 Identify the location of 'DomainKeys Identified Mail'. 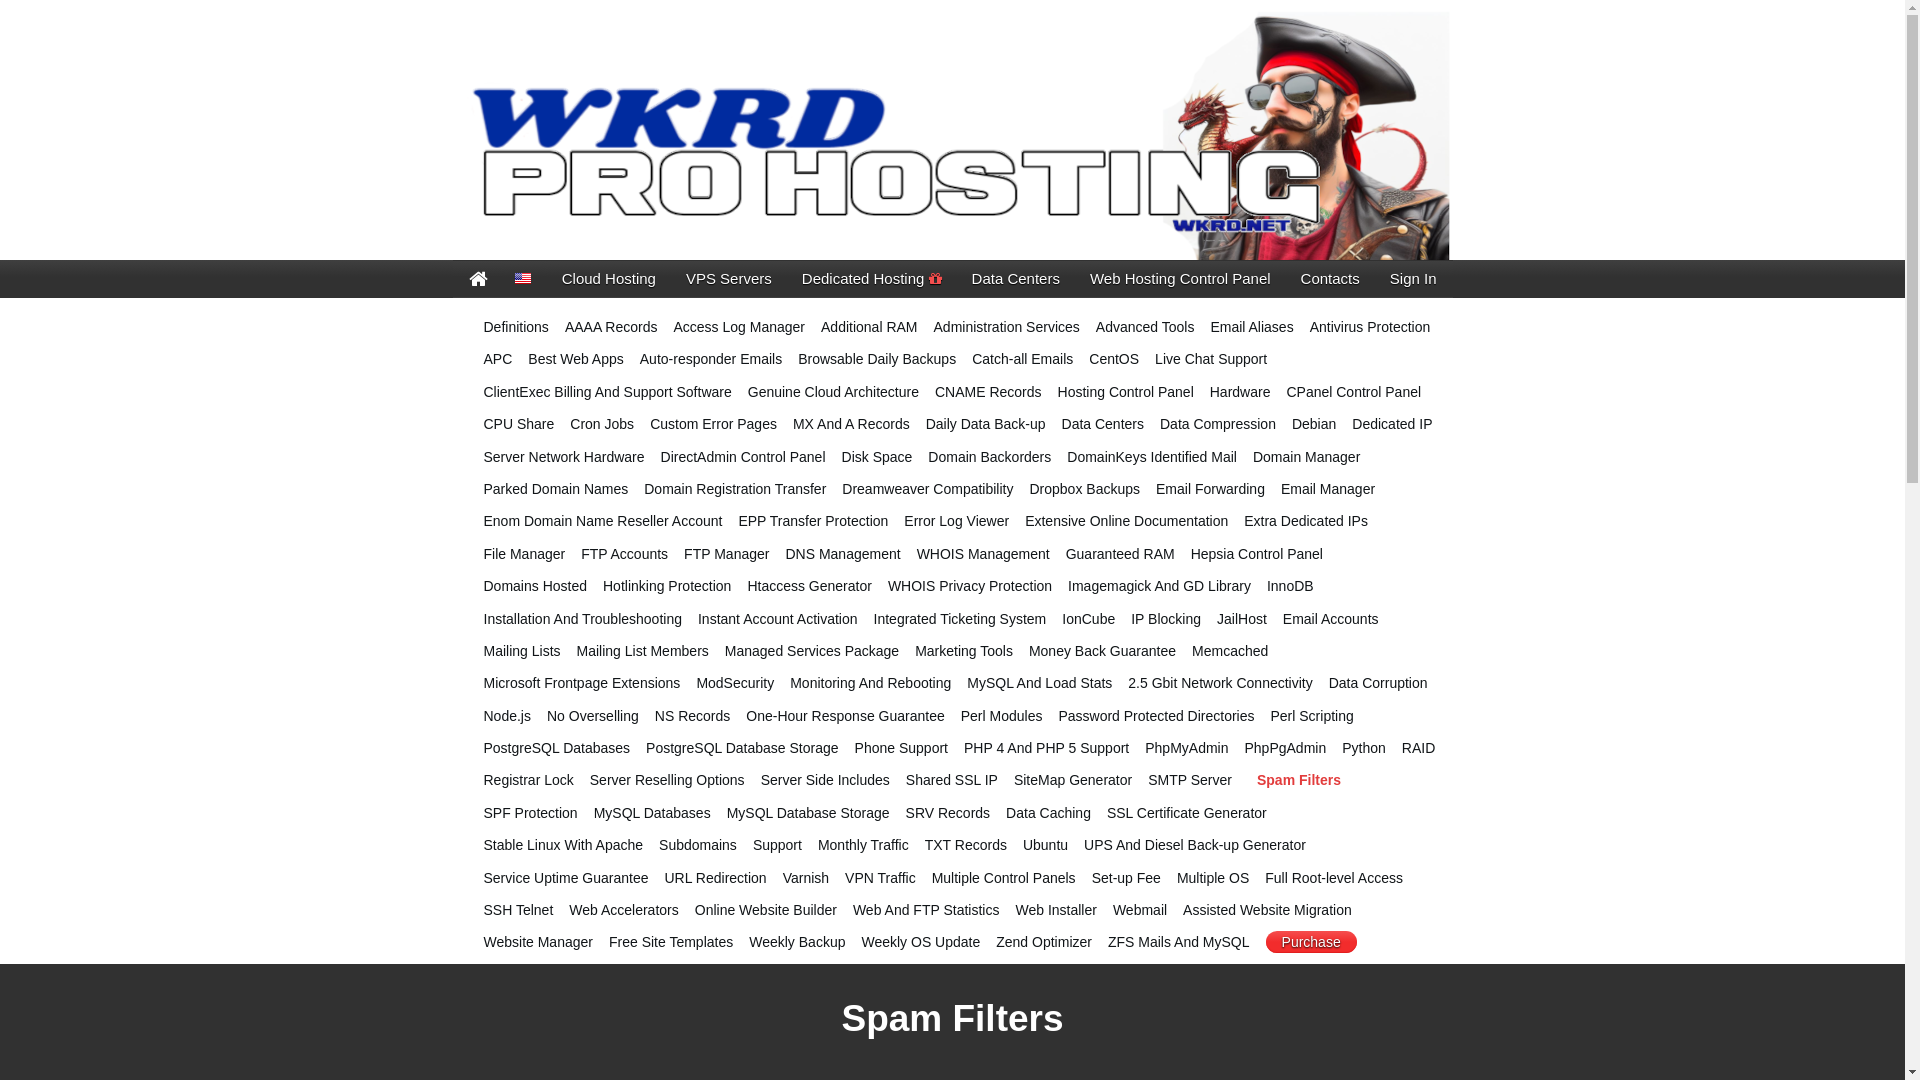
(1152, 456).